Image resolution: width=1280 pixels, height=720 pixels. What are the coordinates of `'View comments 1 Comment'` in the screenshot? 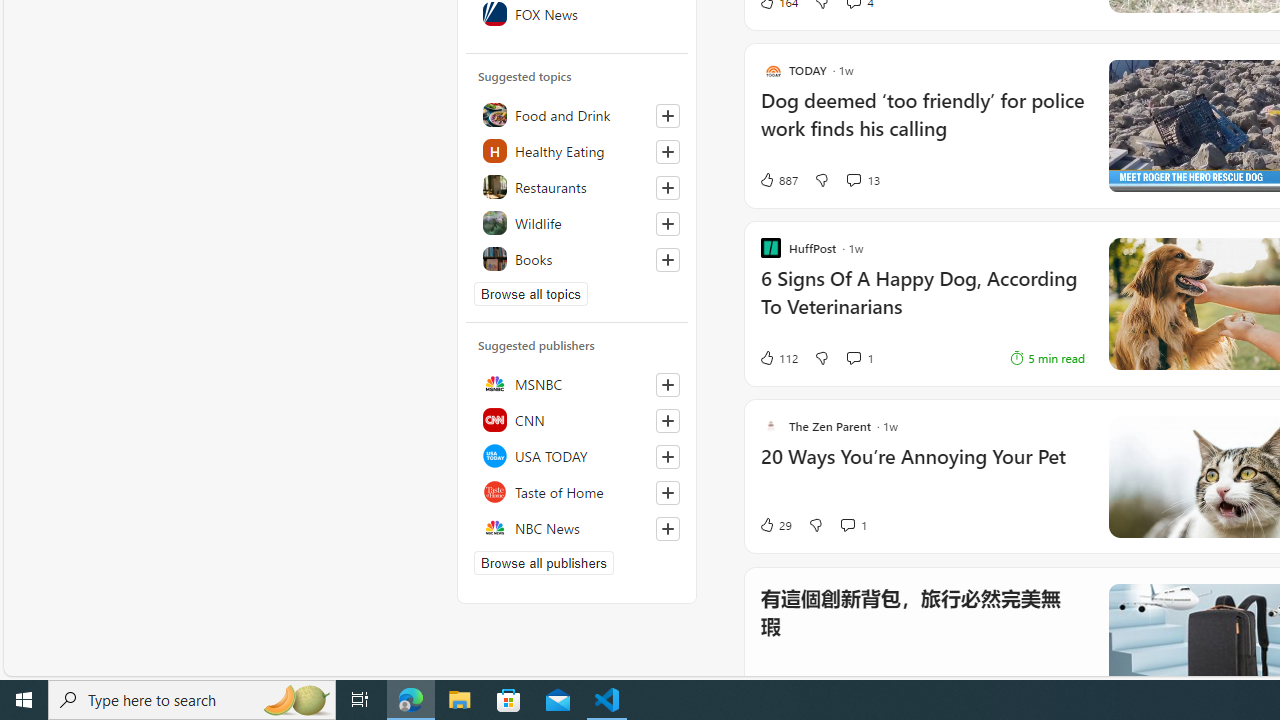 It's located at (853, 524).